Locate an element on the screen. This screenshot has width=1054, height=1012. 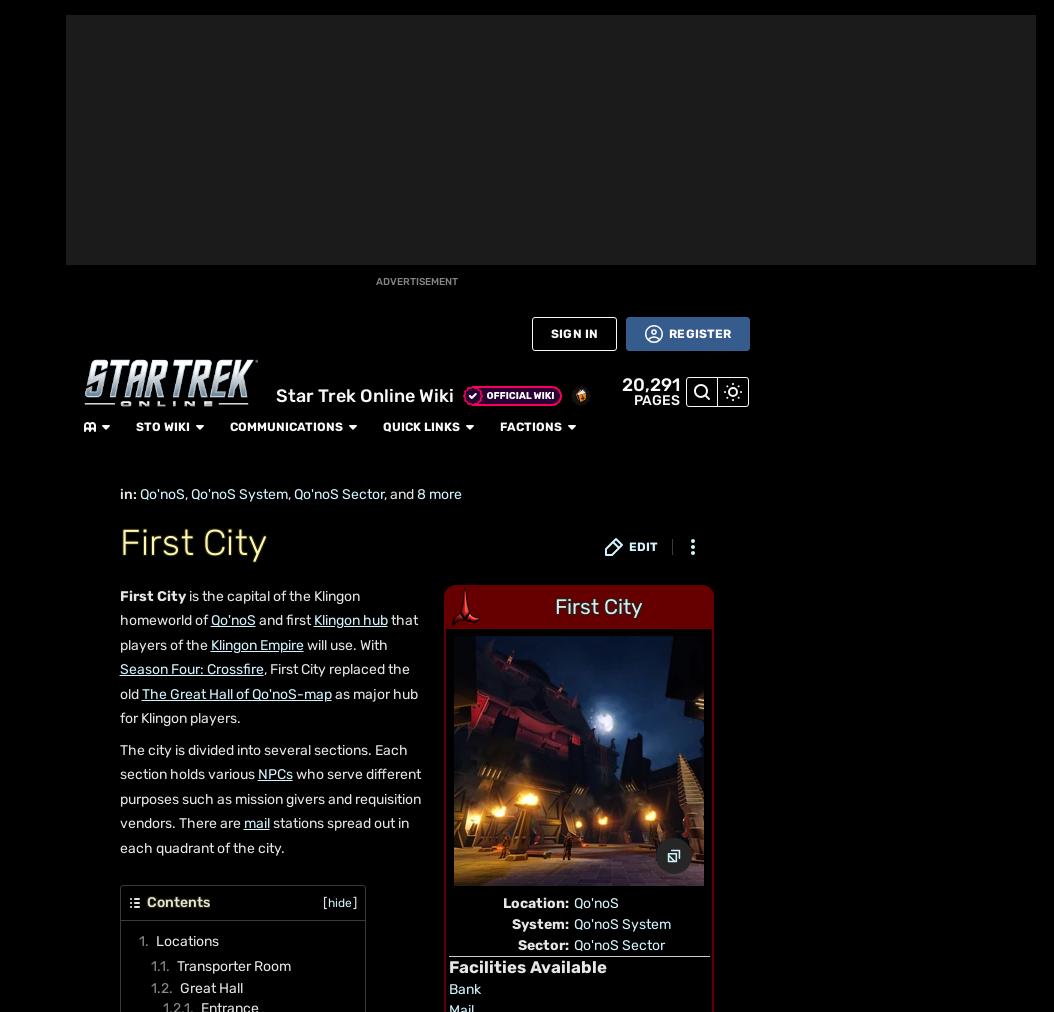
'The Targ Pits' is located at coordinates (338, 250).